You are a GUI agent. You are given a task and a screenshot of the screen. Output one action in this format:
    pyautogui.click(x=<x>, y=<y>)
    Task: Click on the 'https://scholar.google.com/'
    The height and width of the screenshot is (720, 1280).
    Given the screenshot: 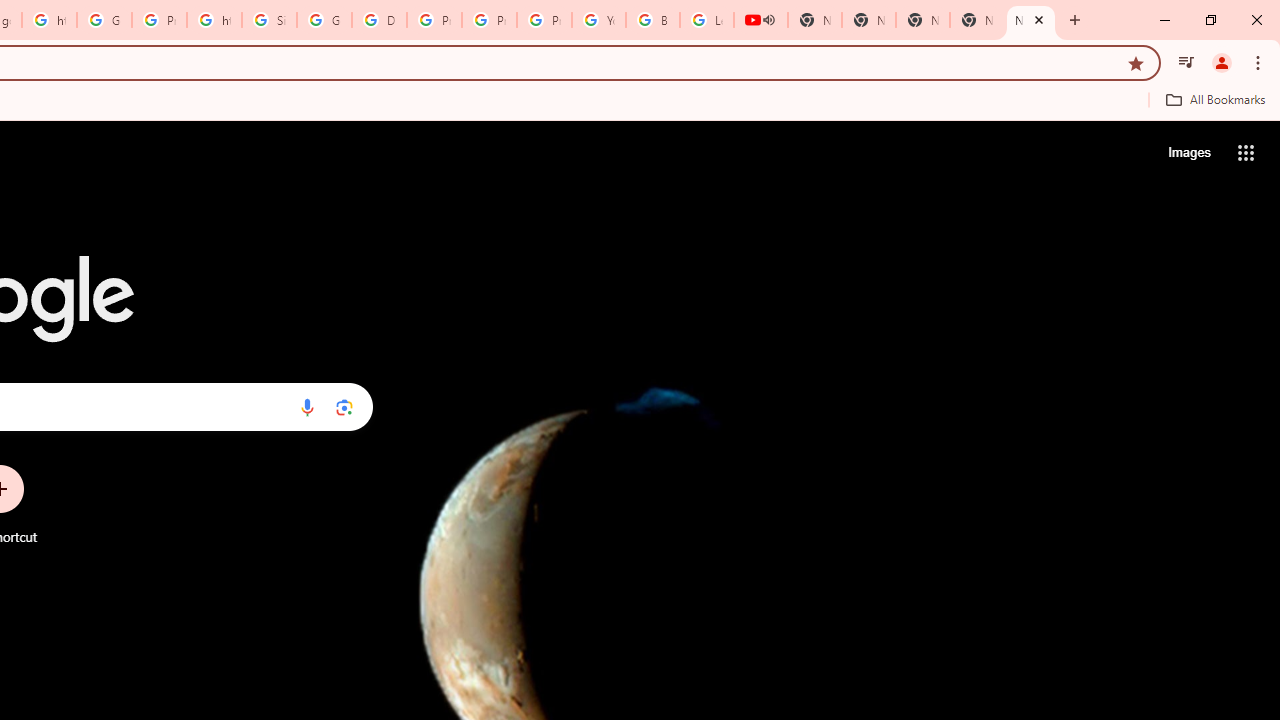 What is the action you would take?
    pyautogui.click(x=214, y=20)
    